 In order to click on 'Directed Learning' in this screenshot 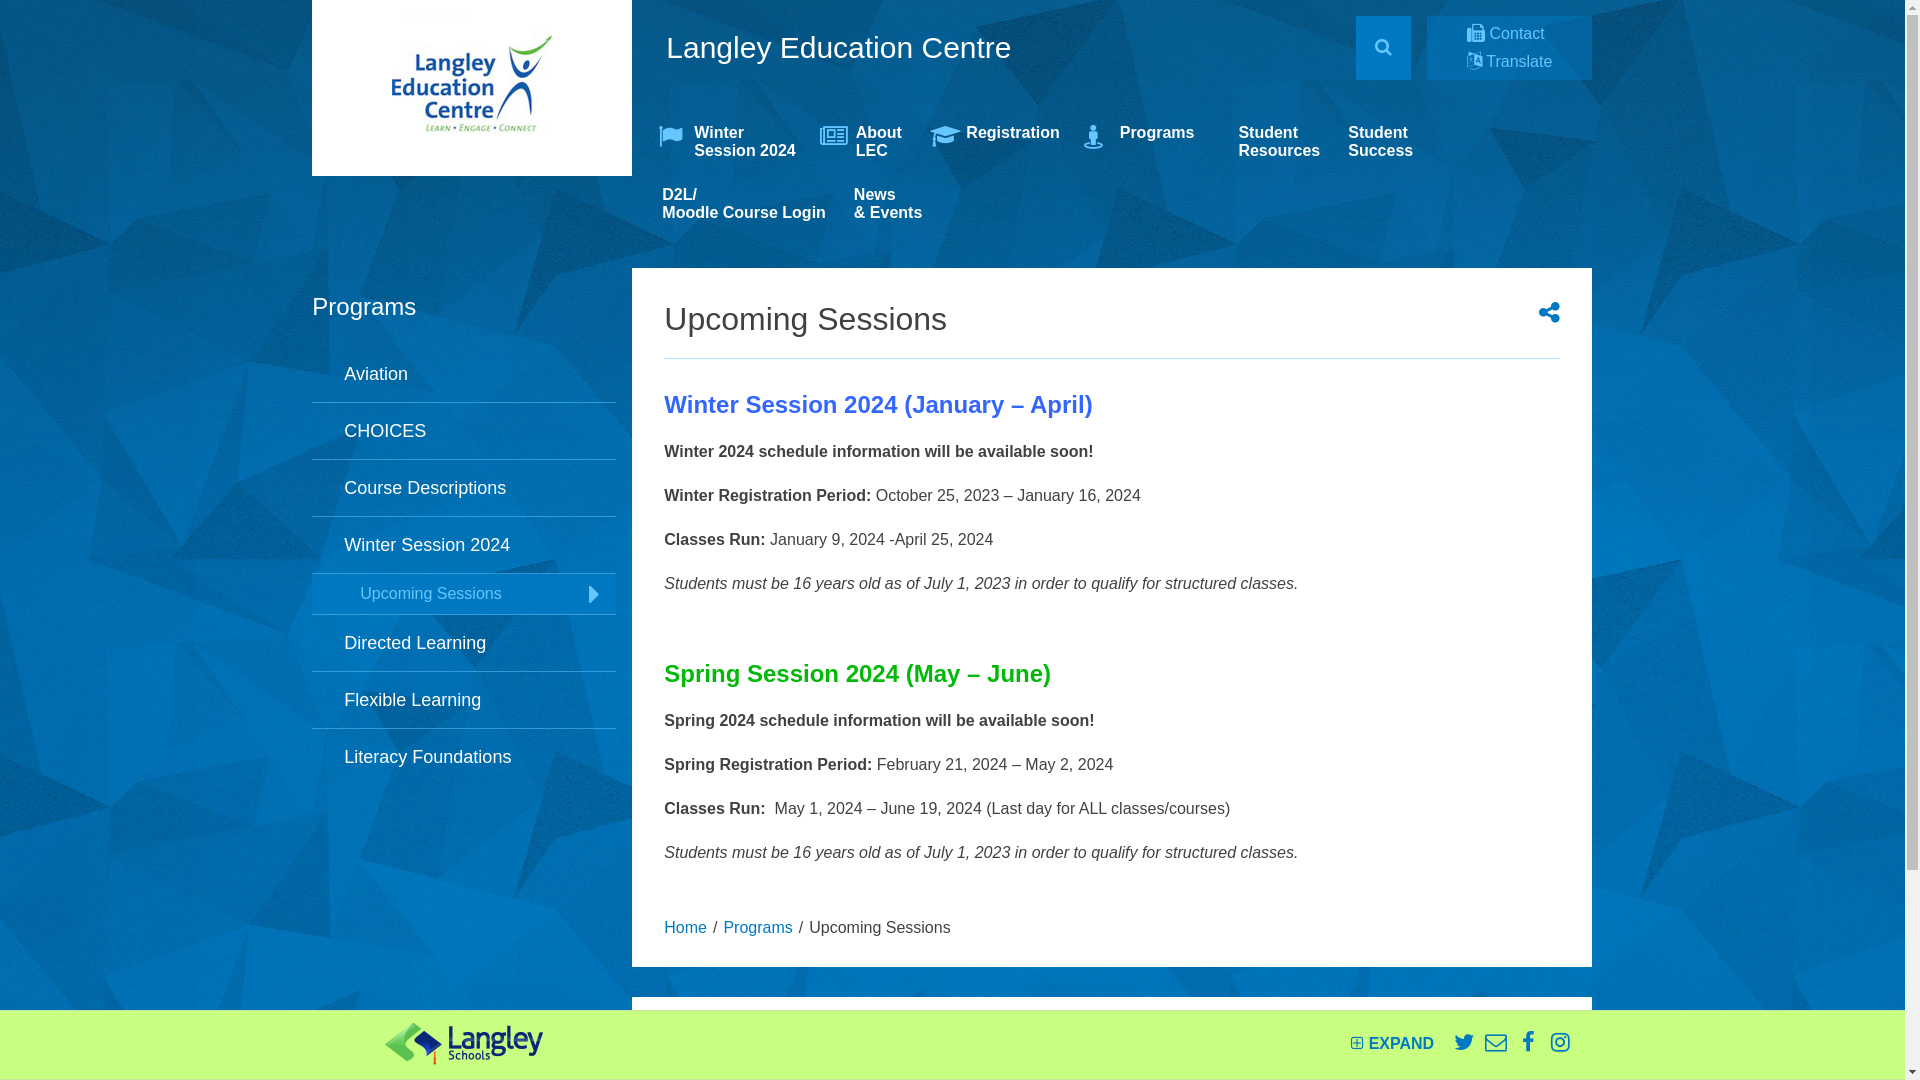, I will do `click(463, 643)`.